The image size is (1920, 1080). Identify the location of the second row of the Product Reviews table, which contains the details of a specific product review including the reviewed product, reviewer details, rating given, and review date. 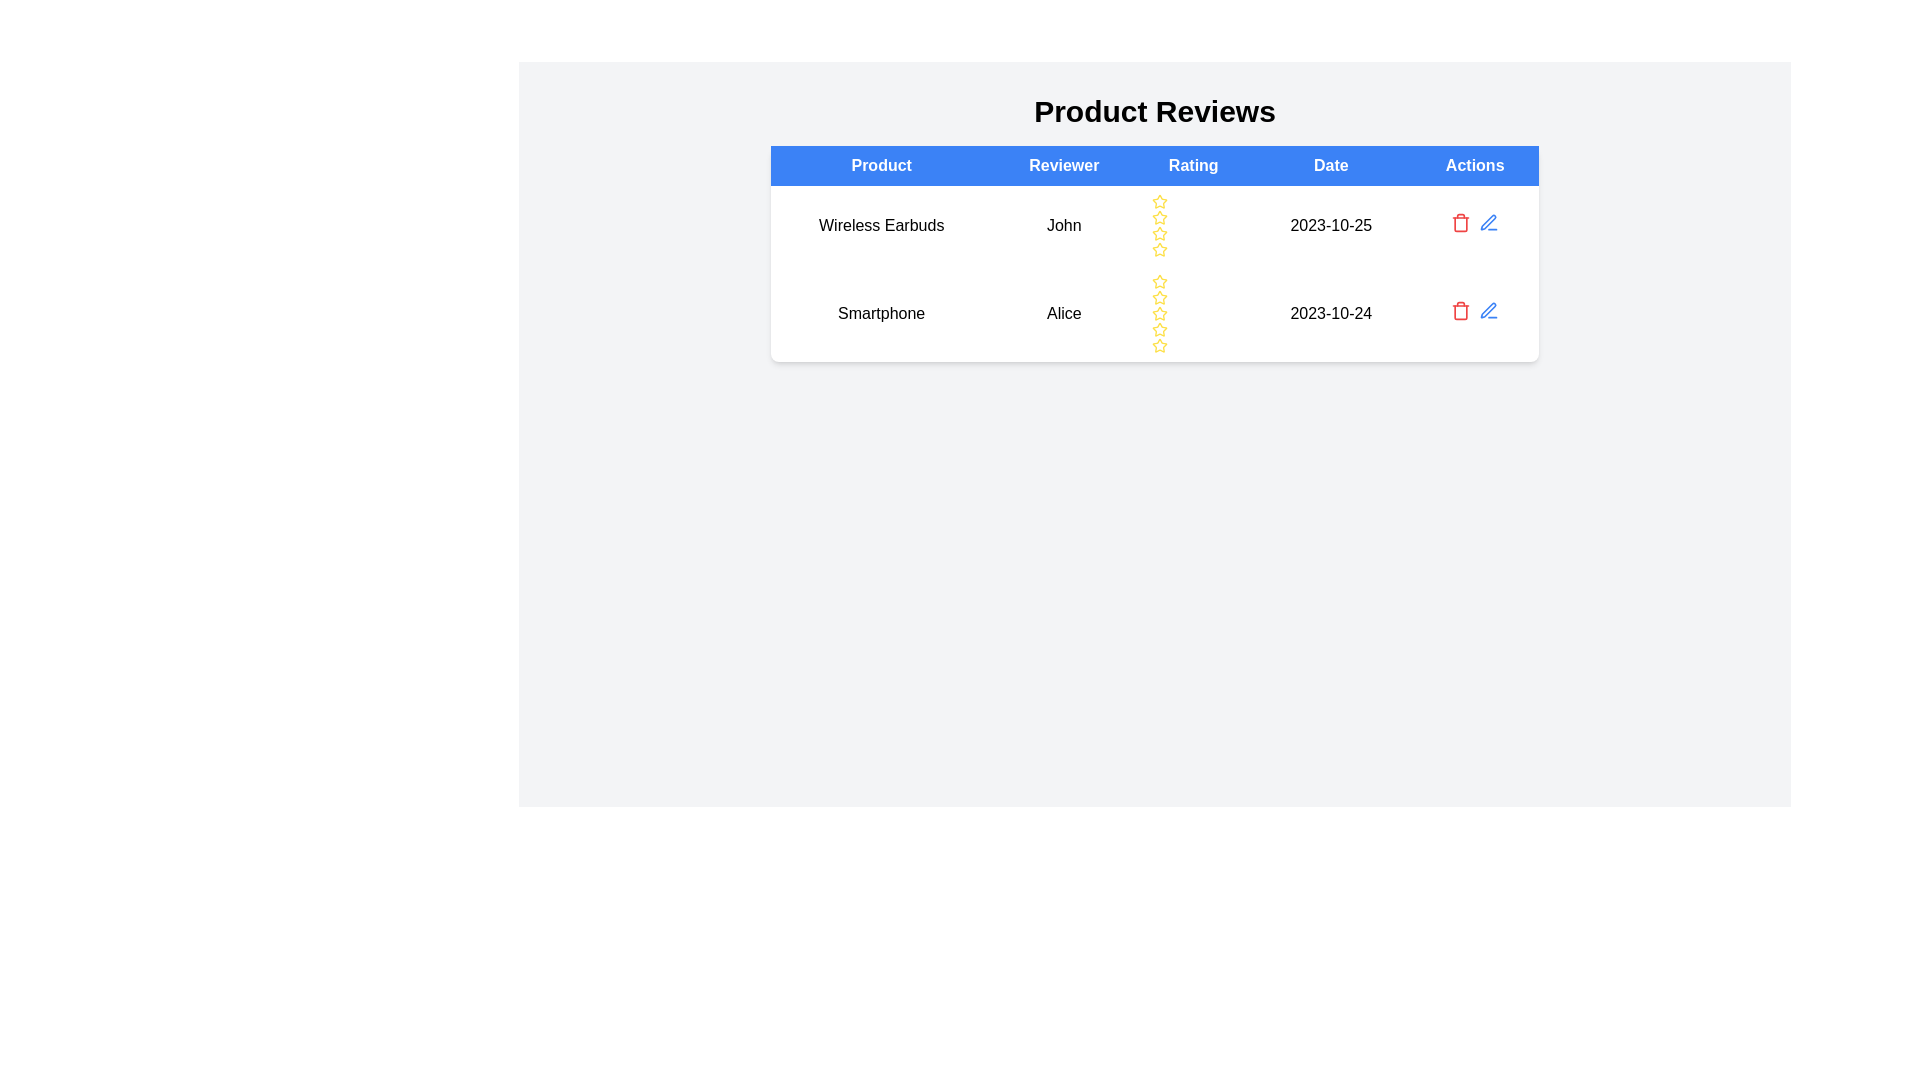
(1155, 273).